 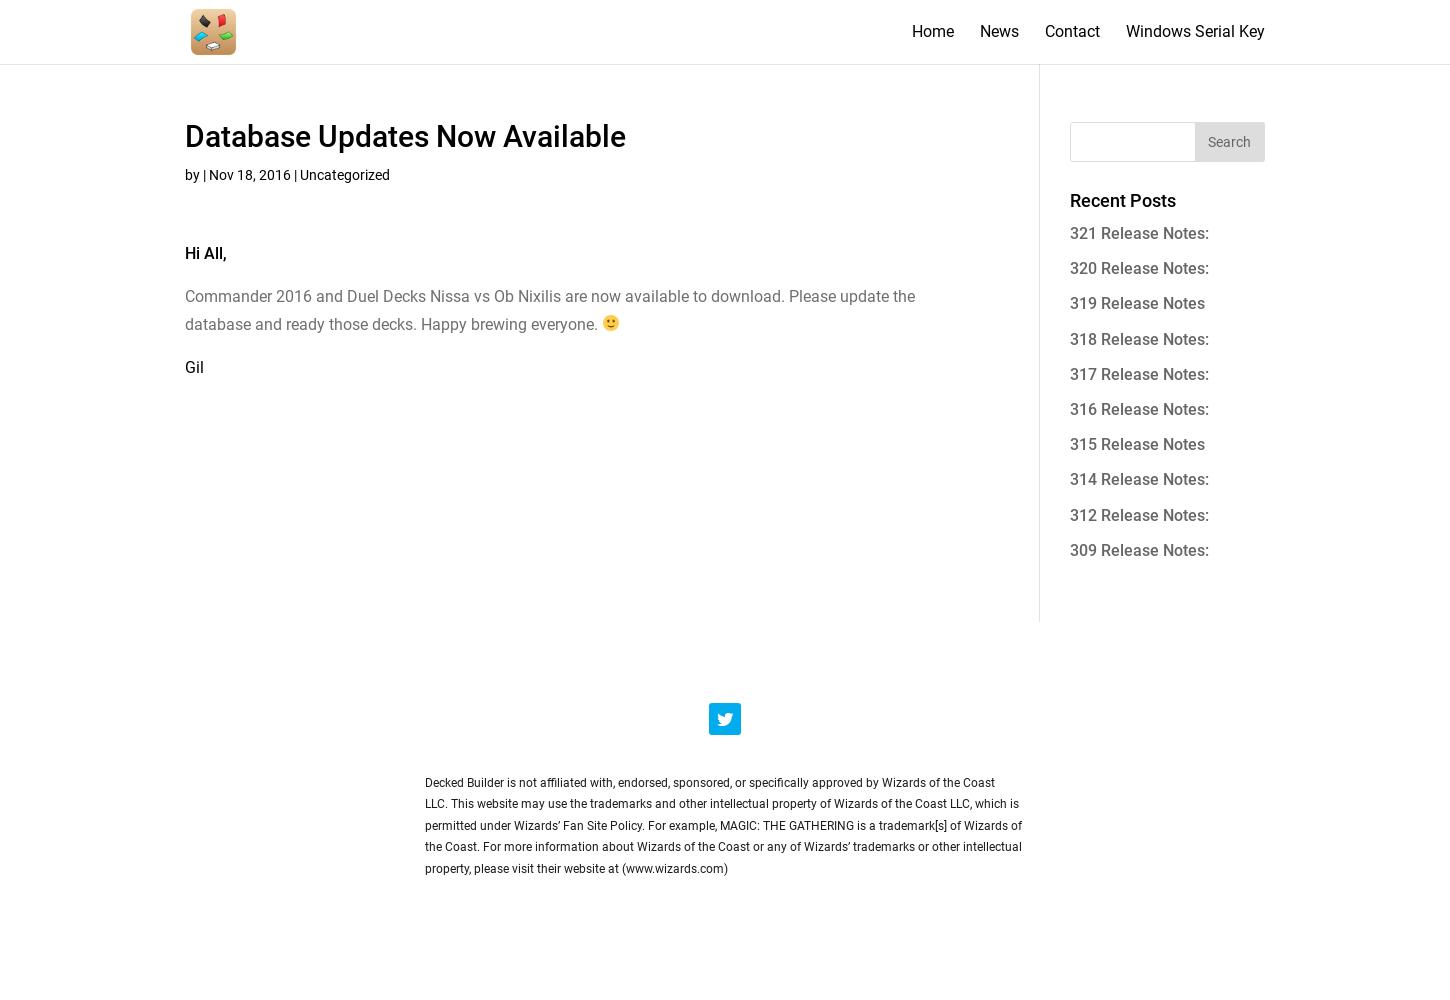 I want to click on '316 Release Notes:', so click(x=1137, y=408).